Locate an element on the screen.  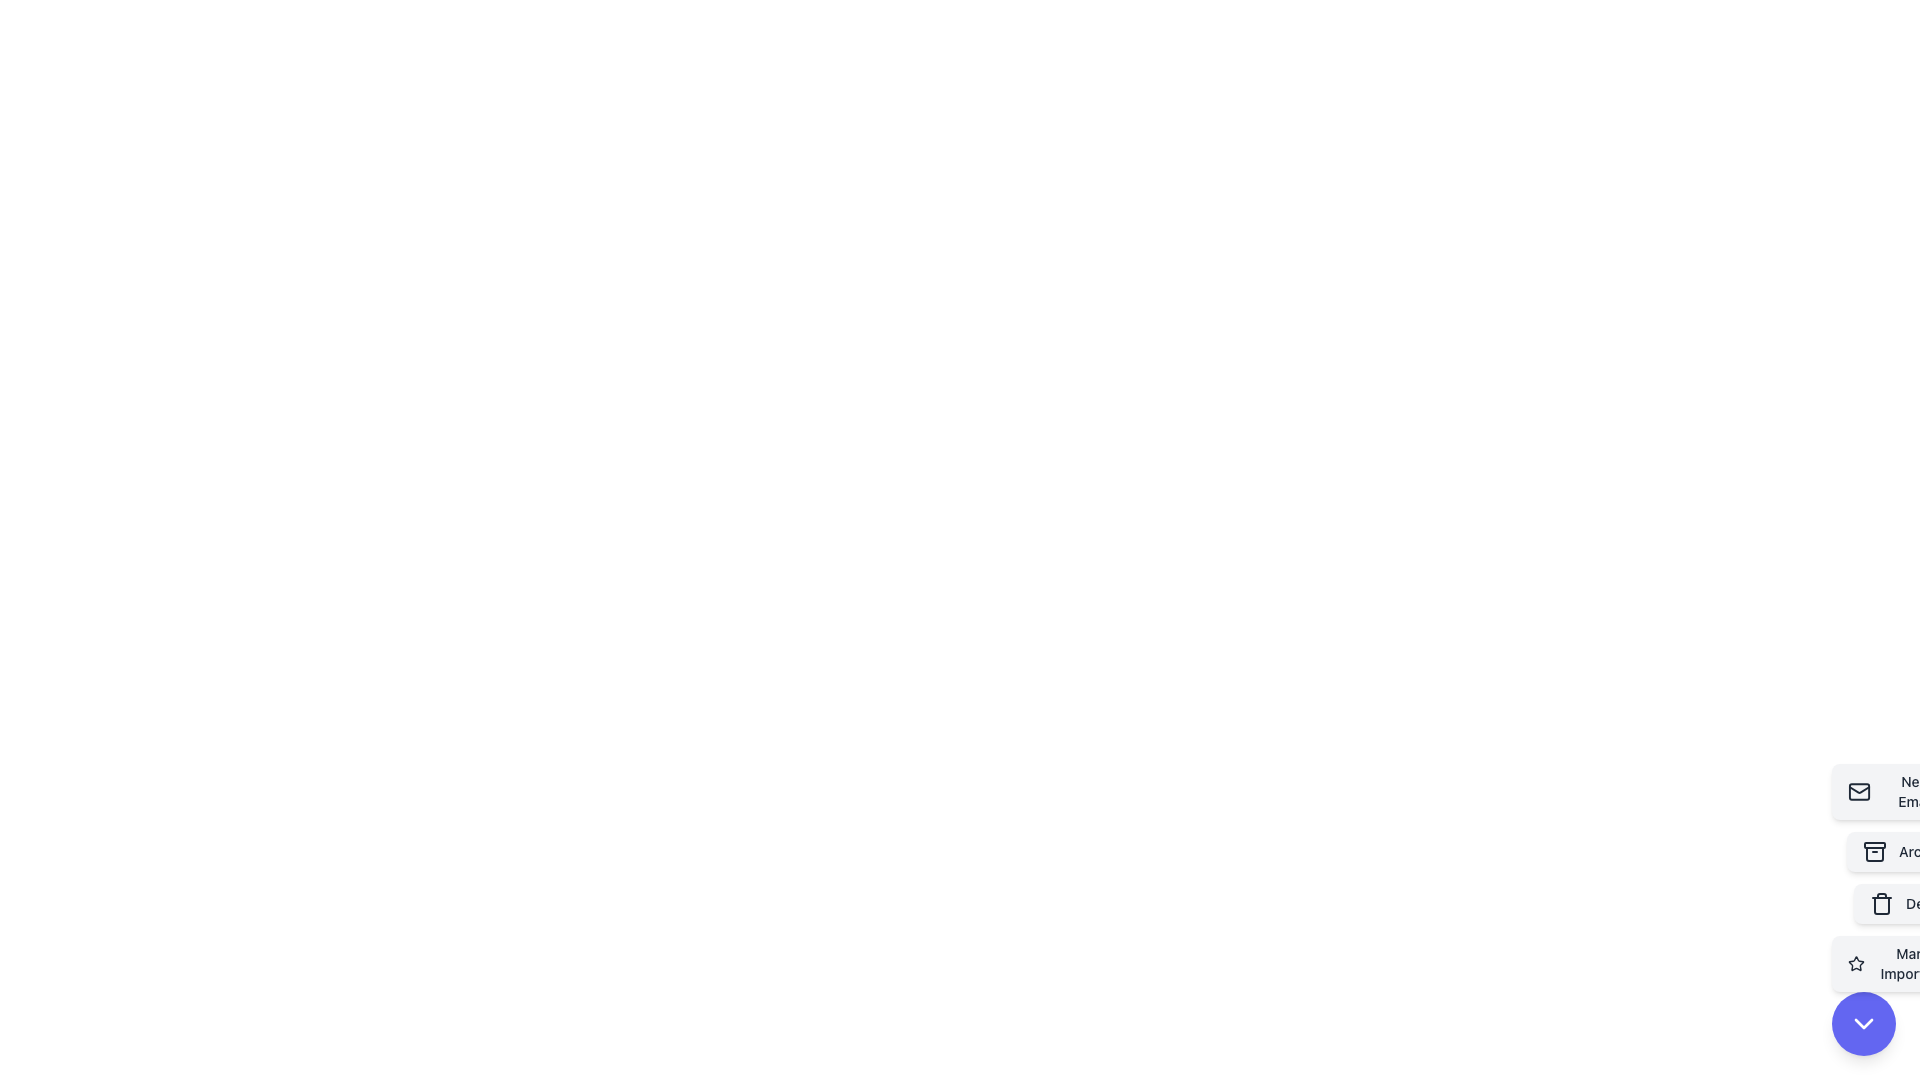
the star-shaped icon outlined in black is located at coordinates (1855, 963).